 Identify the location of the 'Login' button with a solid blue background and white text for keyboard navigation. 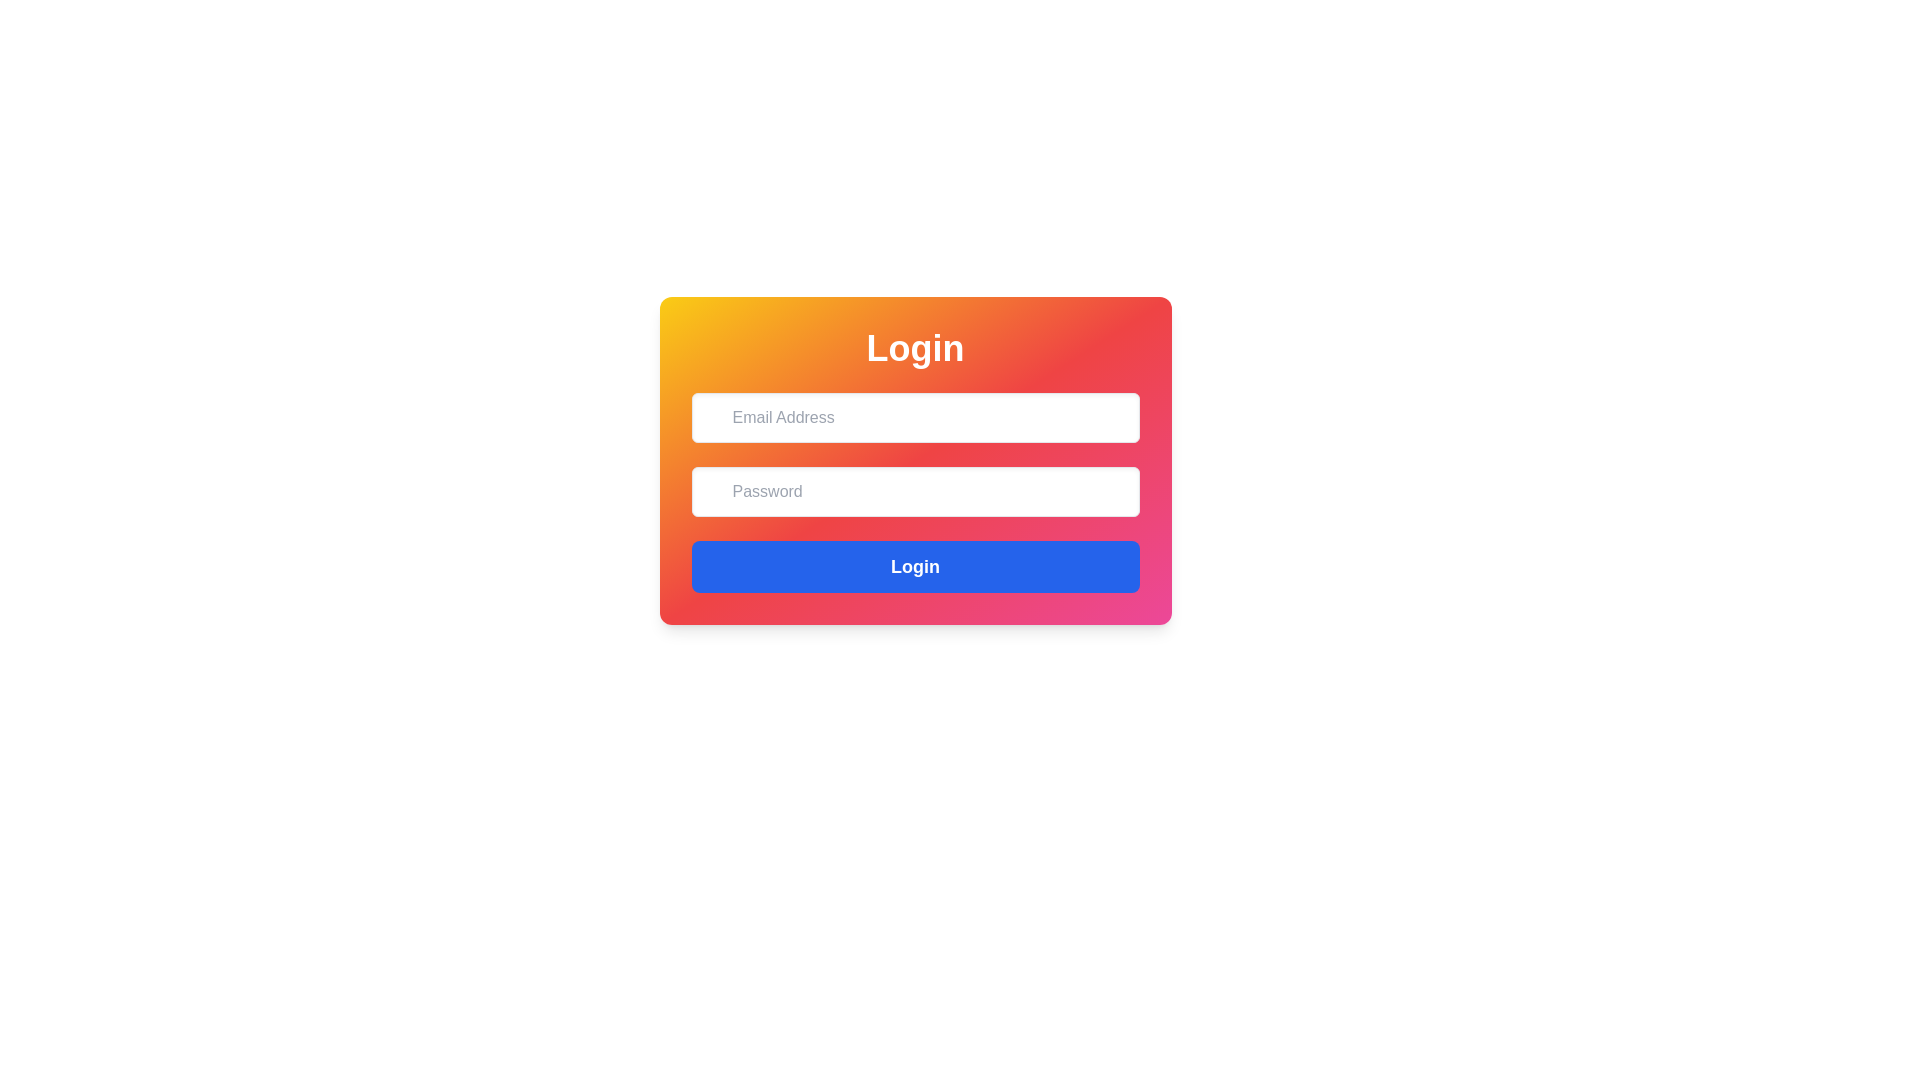
(914, 567).